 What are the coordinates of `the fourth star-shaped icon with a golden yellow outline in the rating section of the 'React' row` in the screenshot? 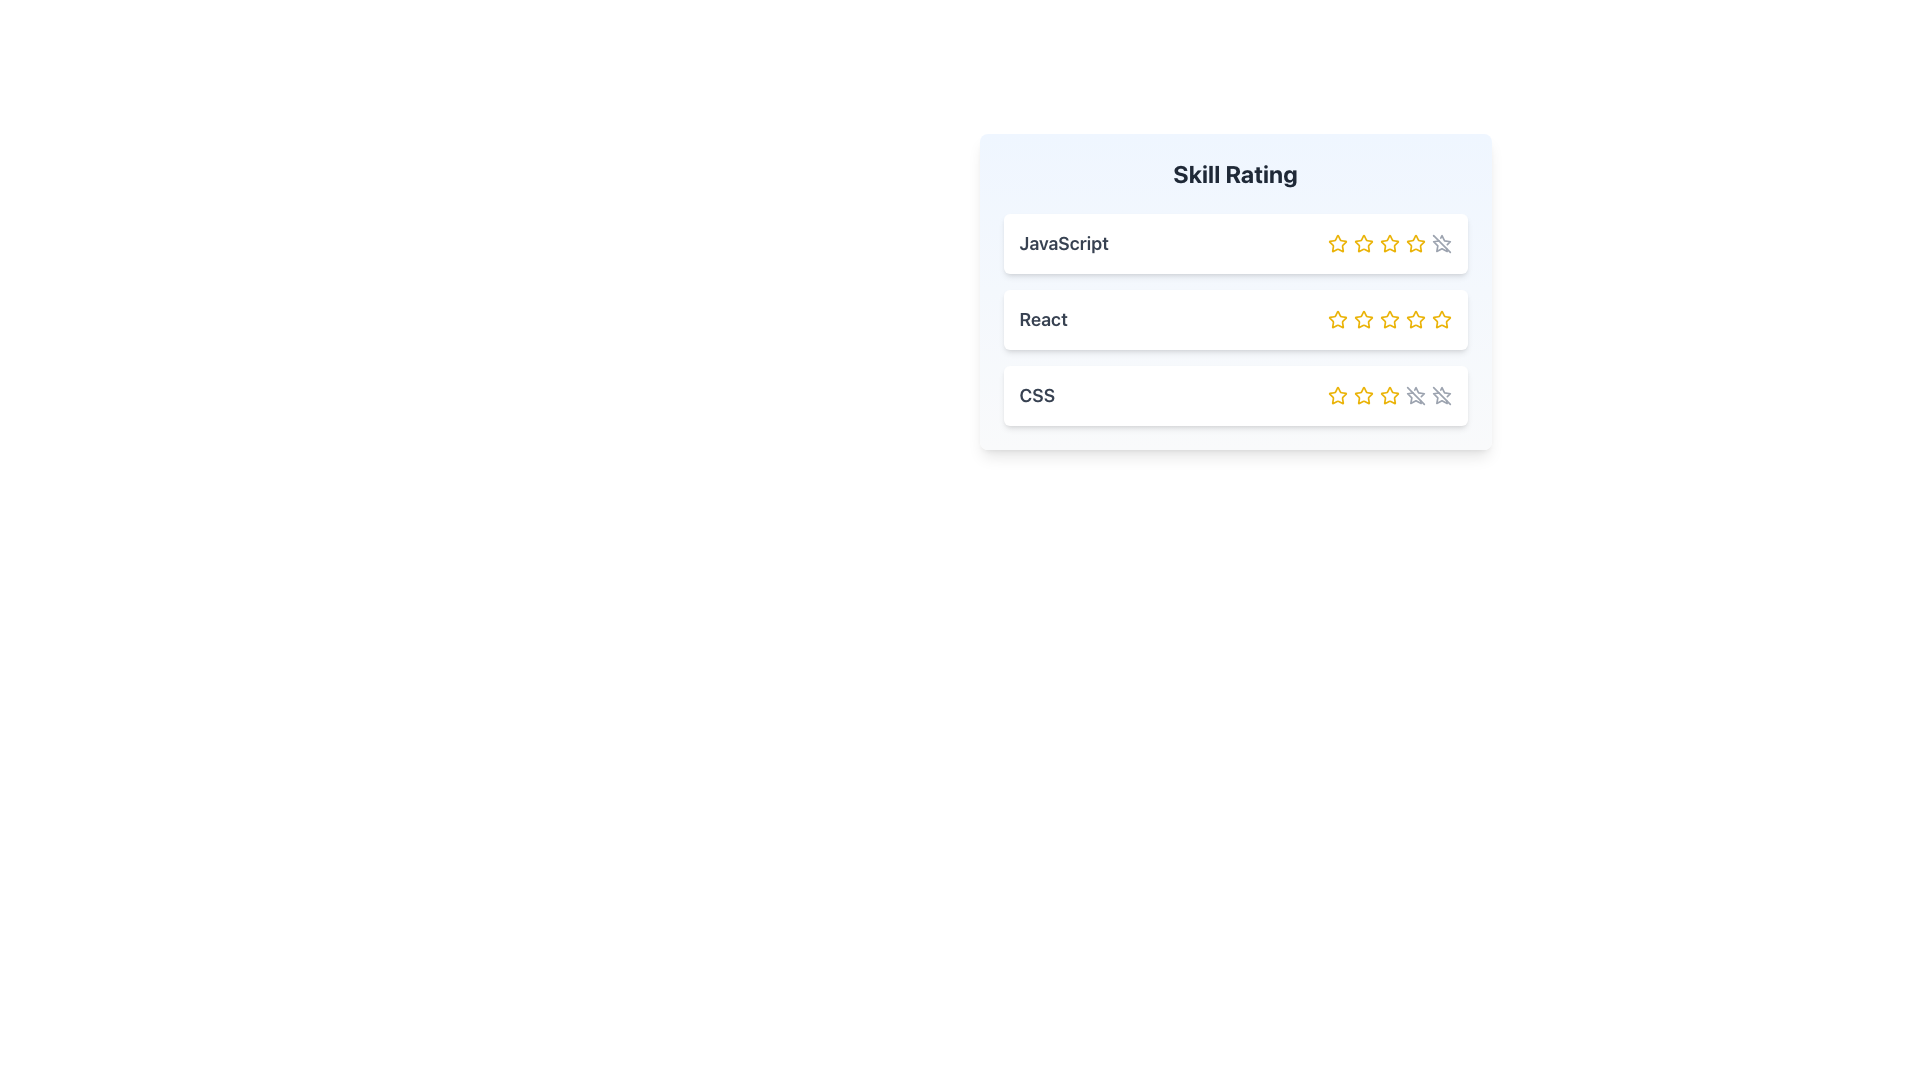 It's located at (1414, 319).